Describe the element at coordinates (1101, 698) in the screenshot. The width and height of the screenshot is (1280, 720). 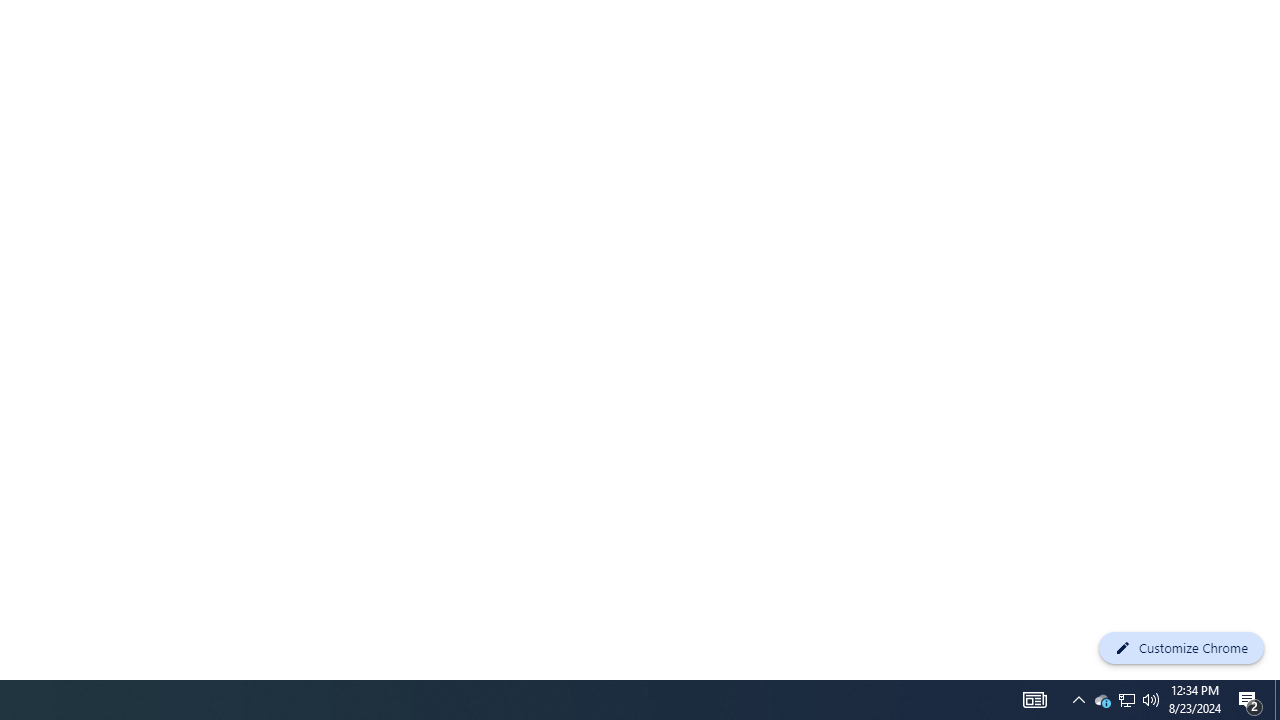
I see `'User Promoted Notification Area'` at that location.